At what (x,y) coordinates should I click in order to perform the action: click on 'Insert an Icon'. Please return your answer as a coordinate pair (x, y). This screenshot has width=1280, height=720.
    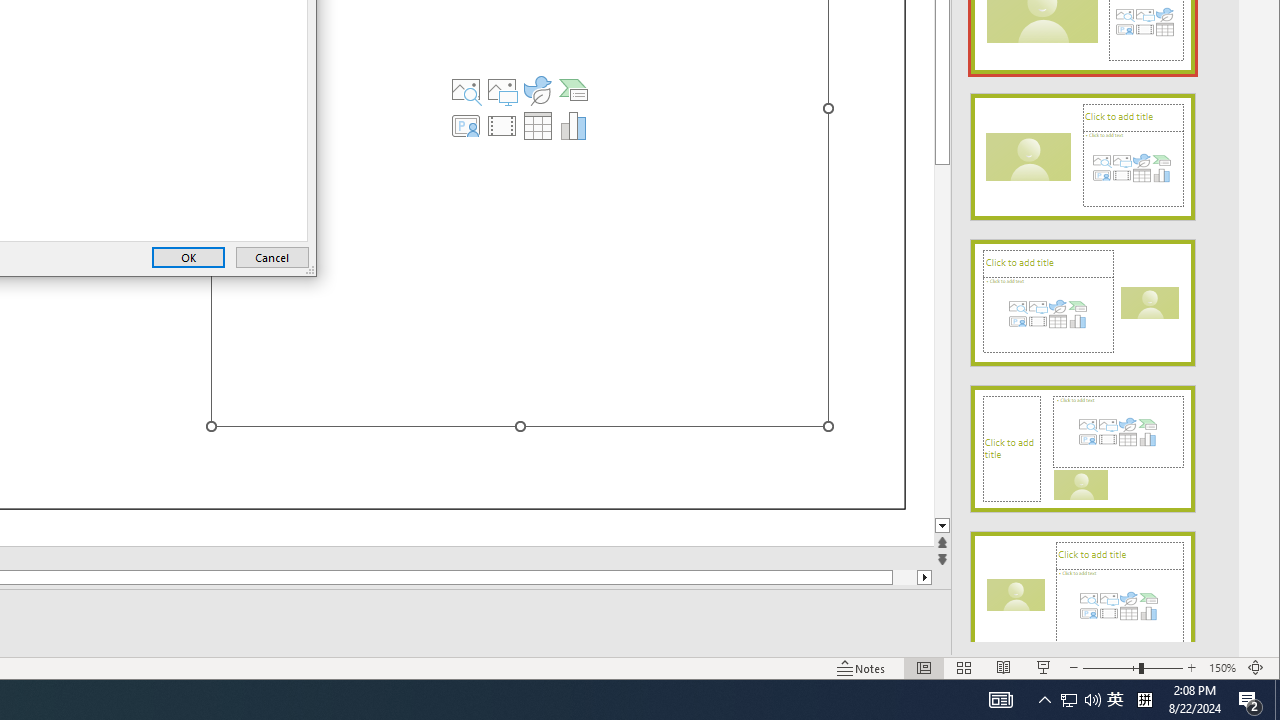
    Looking at the image, I should click on (538, 90).